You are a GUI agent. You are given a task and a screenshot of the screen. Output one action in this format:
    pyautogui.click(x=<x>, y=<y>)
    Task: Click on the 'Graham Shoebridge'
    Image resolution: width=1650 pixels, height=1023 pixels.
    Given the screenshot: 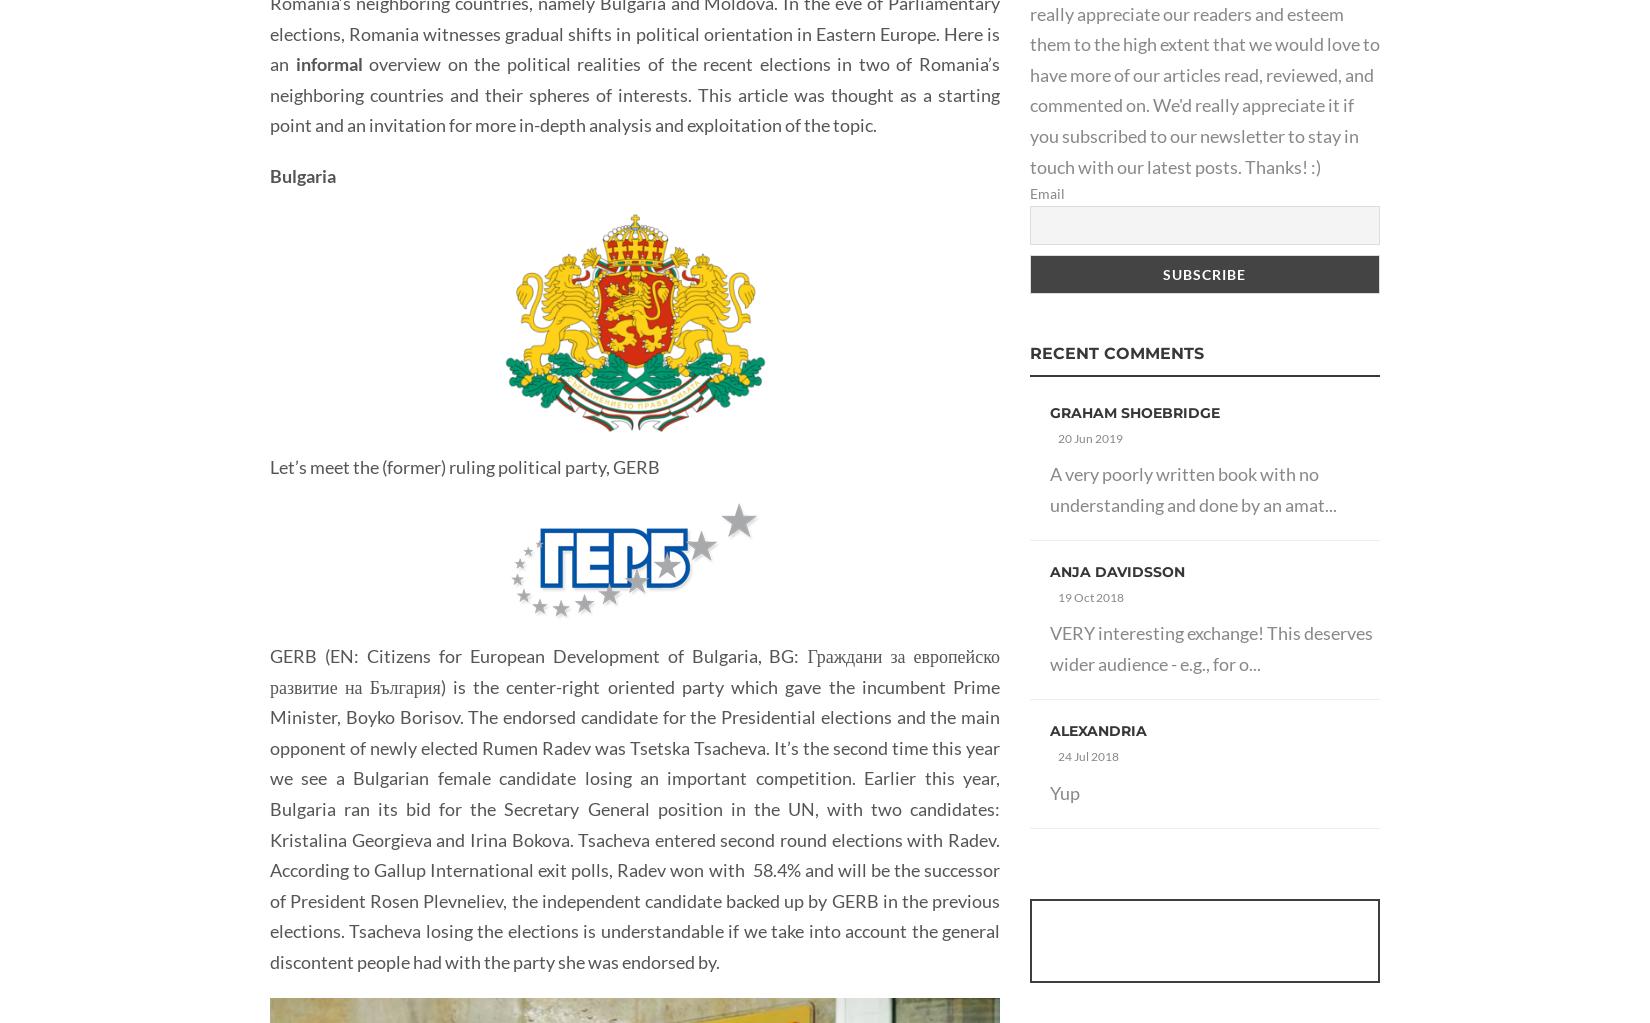 What is the action you would take?
    pyautogui.click(x=1135, y=411)
    